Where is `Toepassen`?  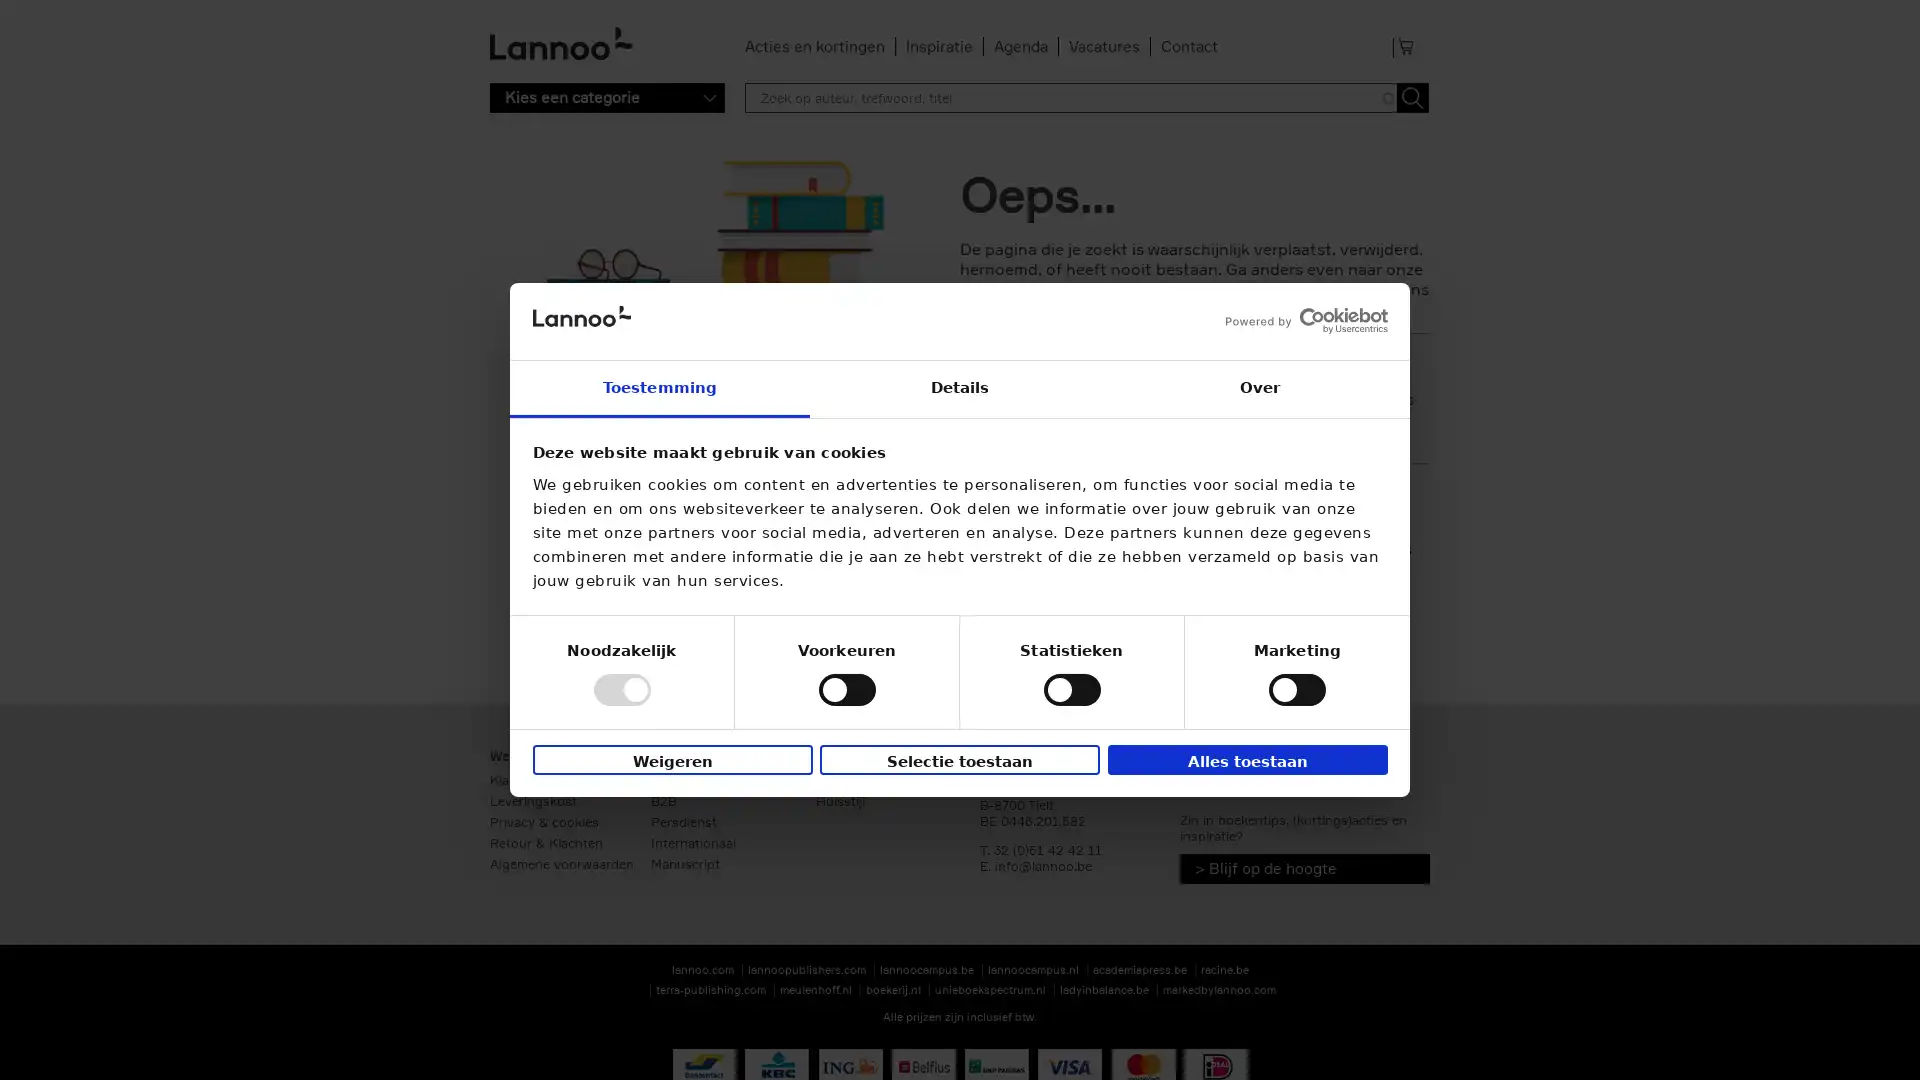 Toepassen is located at coordinates (1406, 99).